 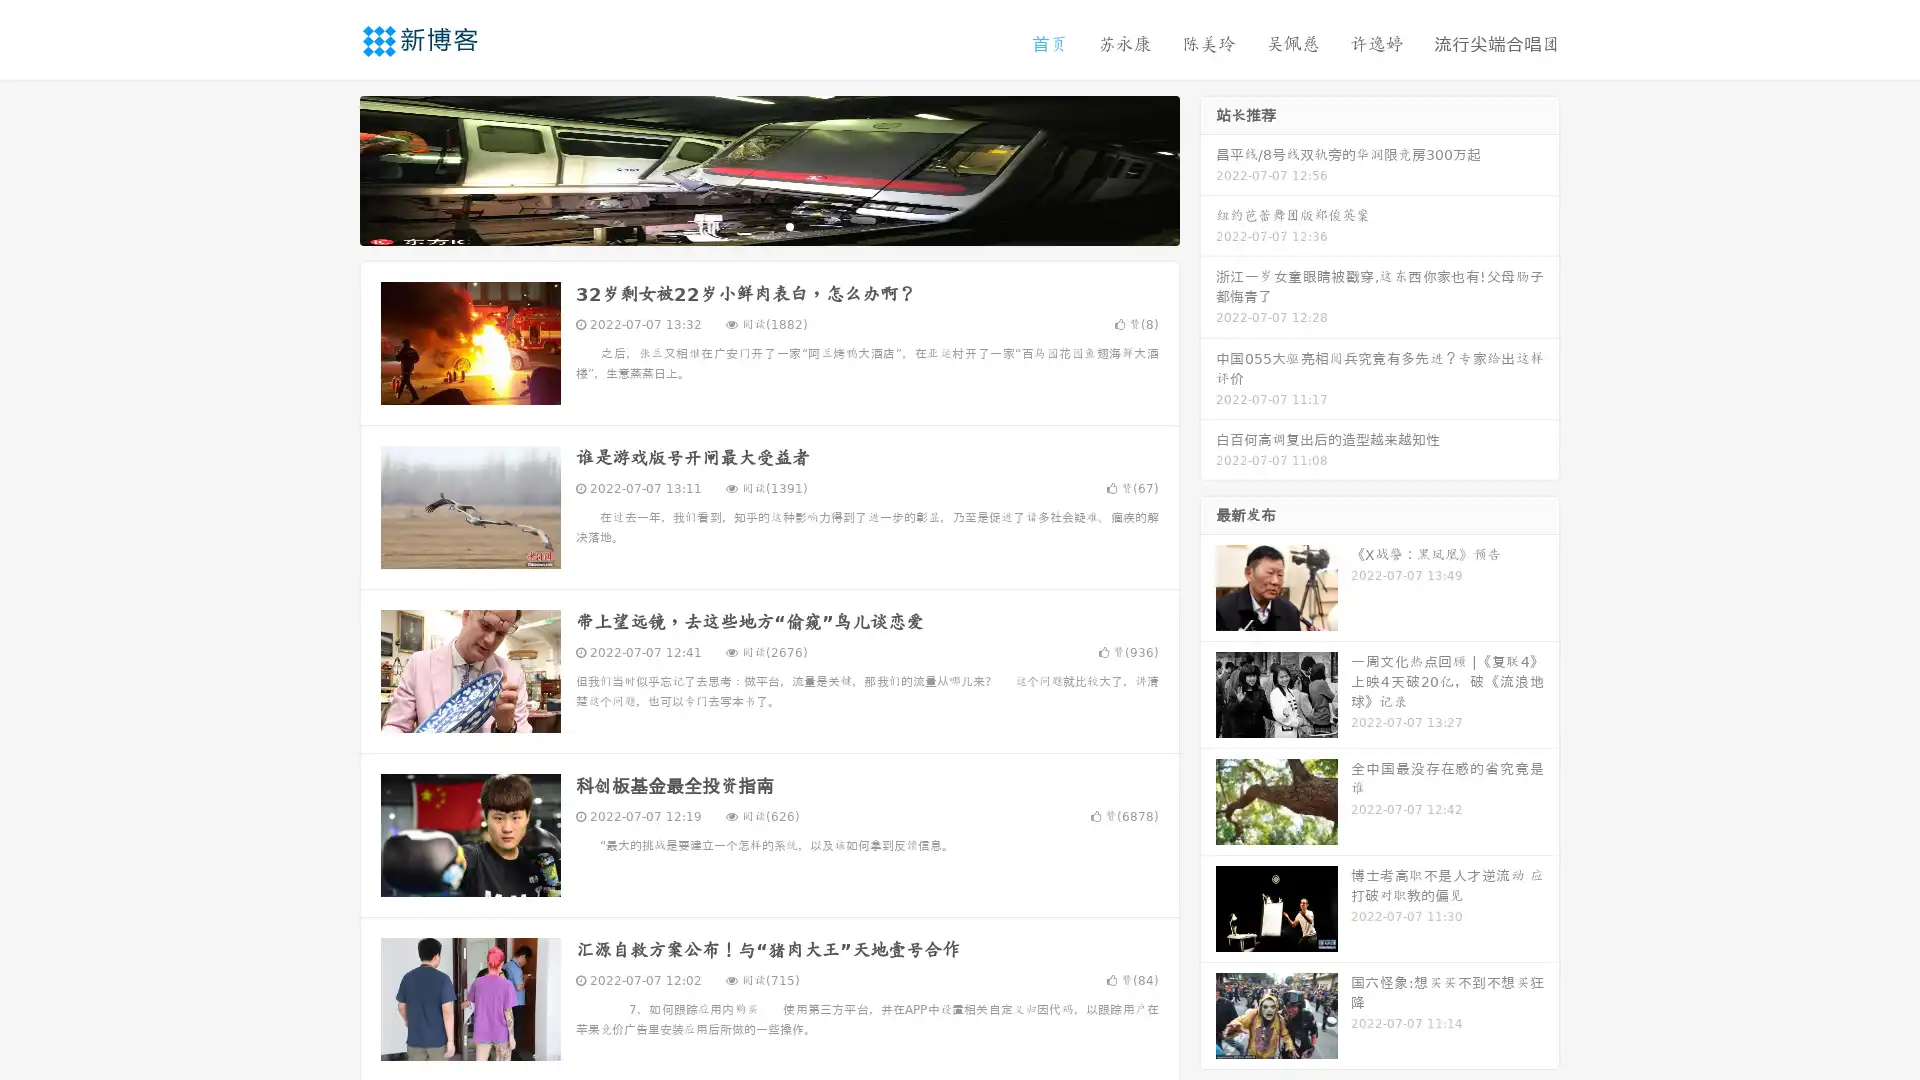 I want to click on Next slide, so click(x=1208, y=168).